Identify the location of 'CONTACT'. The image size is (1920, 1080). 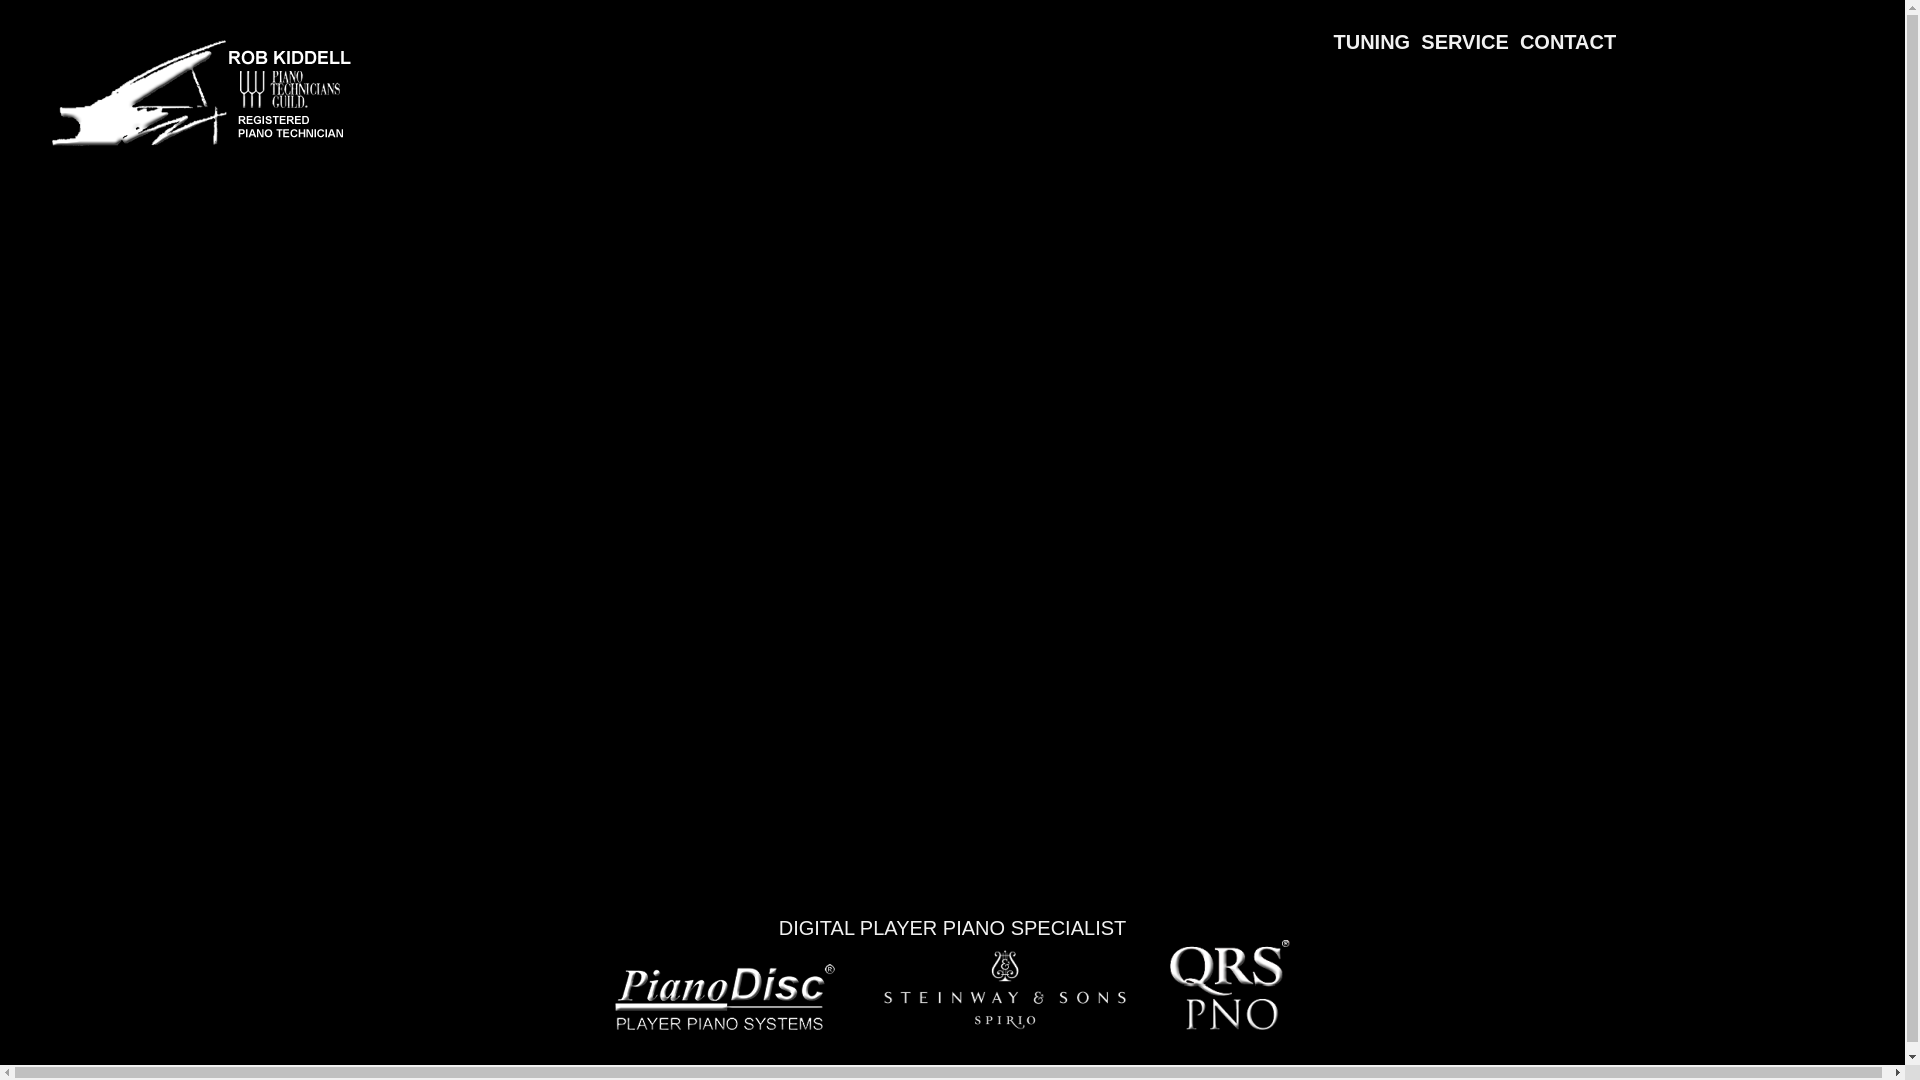
(1567, 30).